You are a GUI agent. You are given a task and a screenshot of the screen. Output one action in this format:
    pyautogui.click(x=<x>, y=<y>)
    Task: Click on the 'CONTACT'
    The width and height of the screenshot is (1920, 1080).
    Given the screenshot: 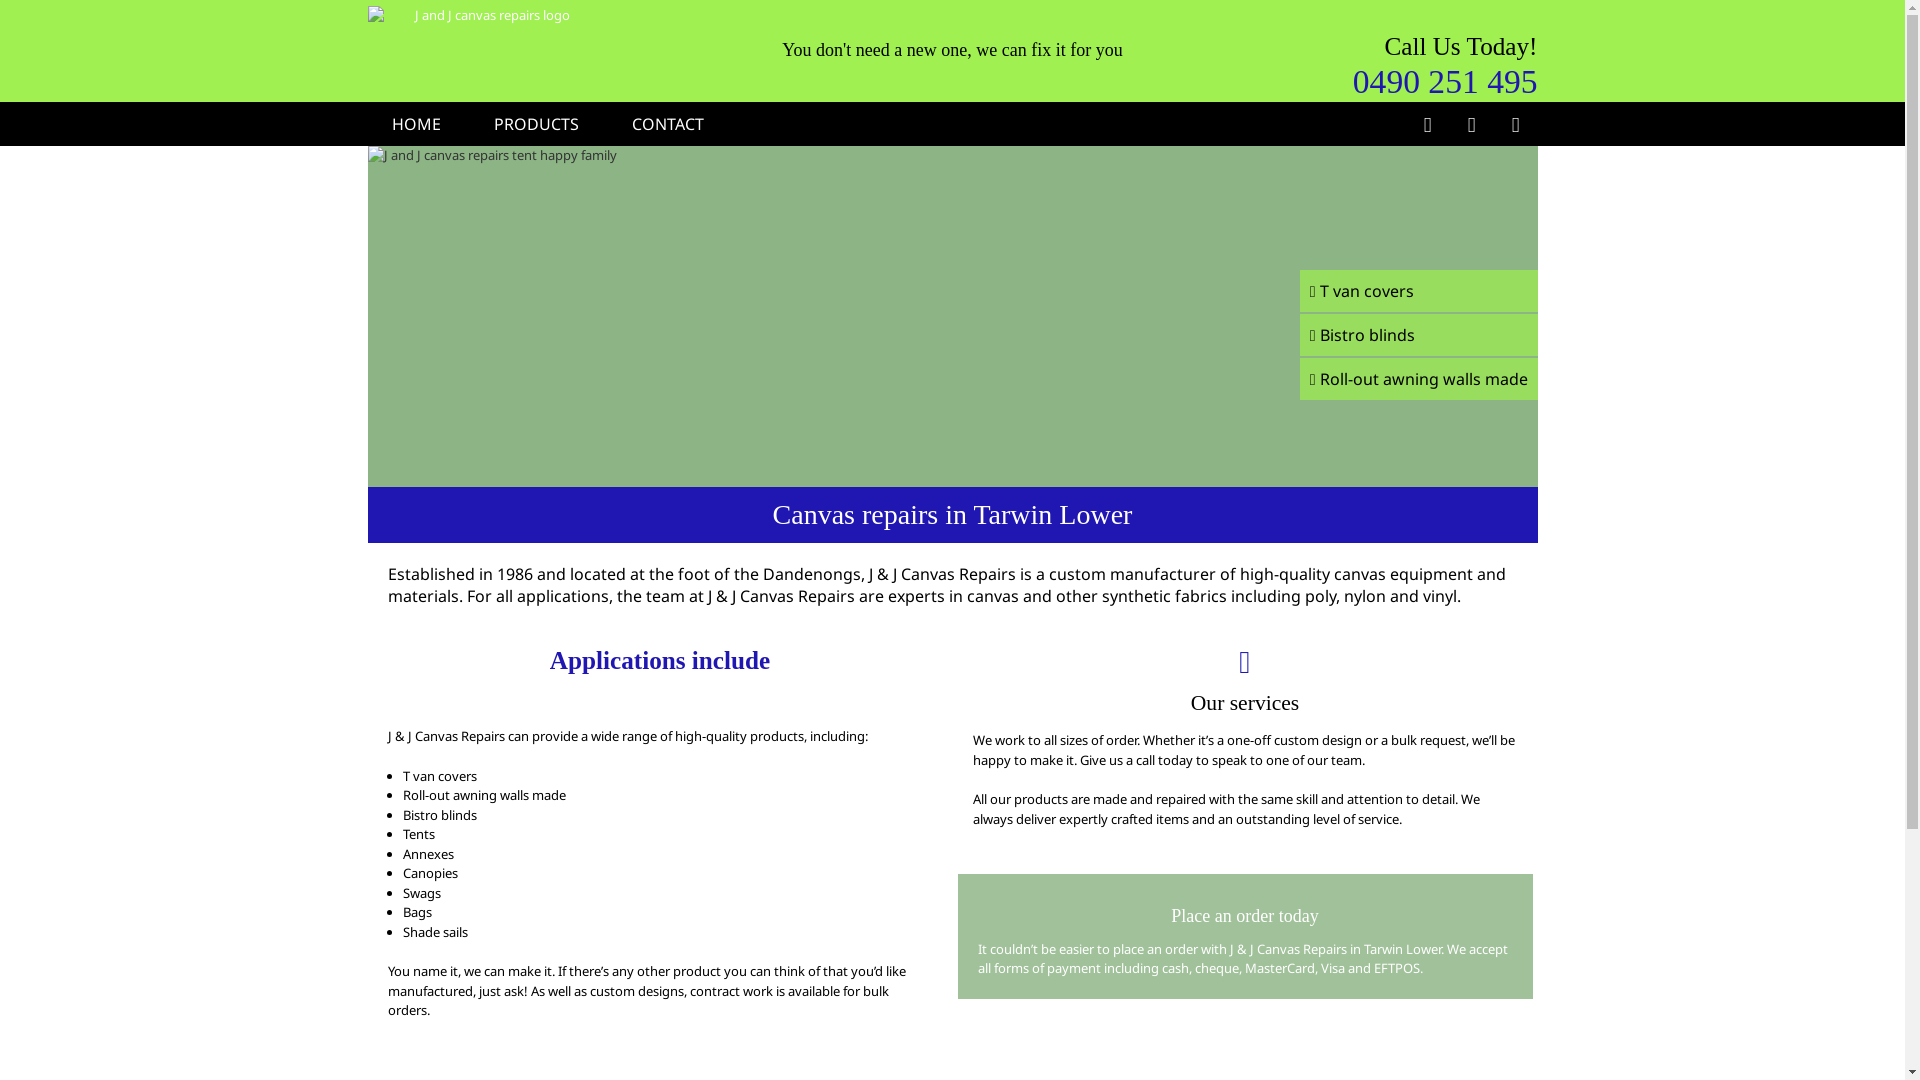 What is the action you would take?
    pyautogui.click(x=667, y=123)
    